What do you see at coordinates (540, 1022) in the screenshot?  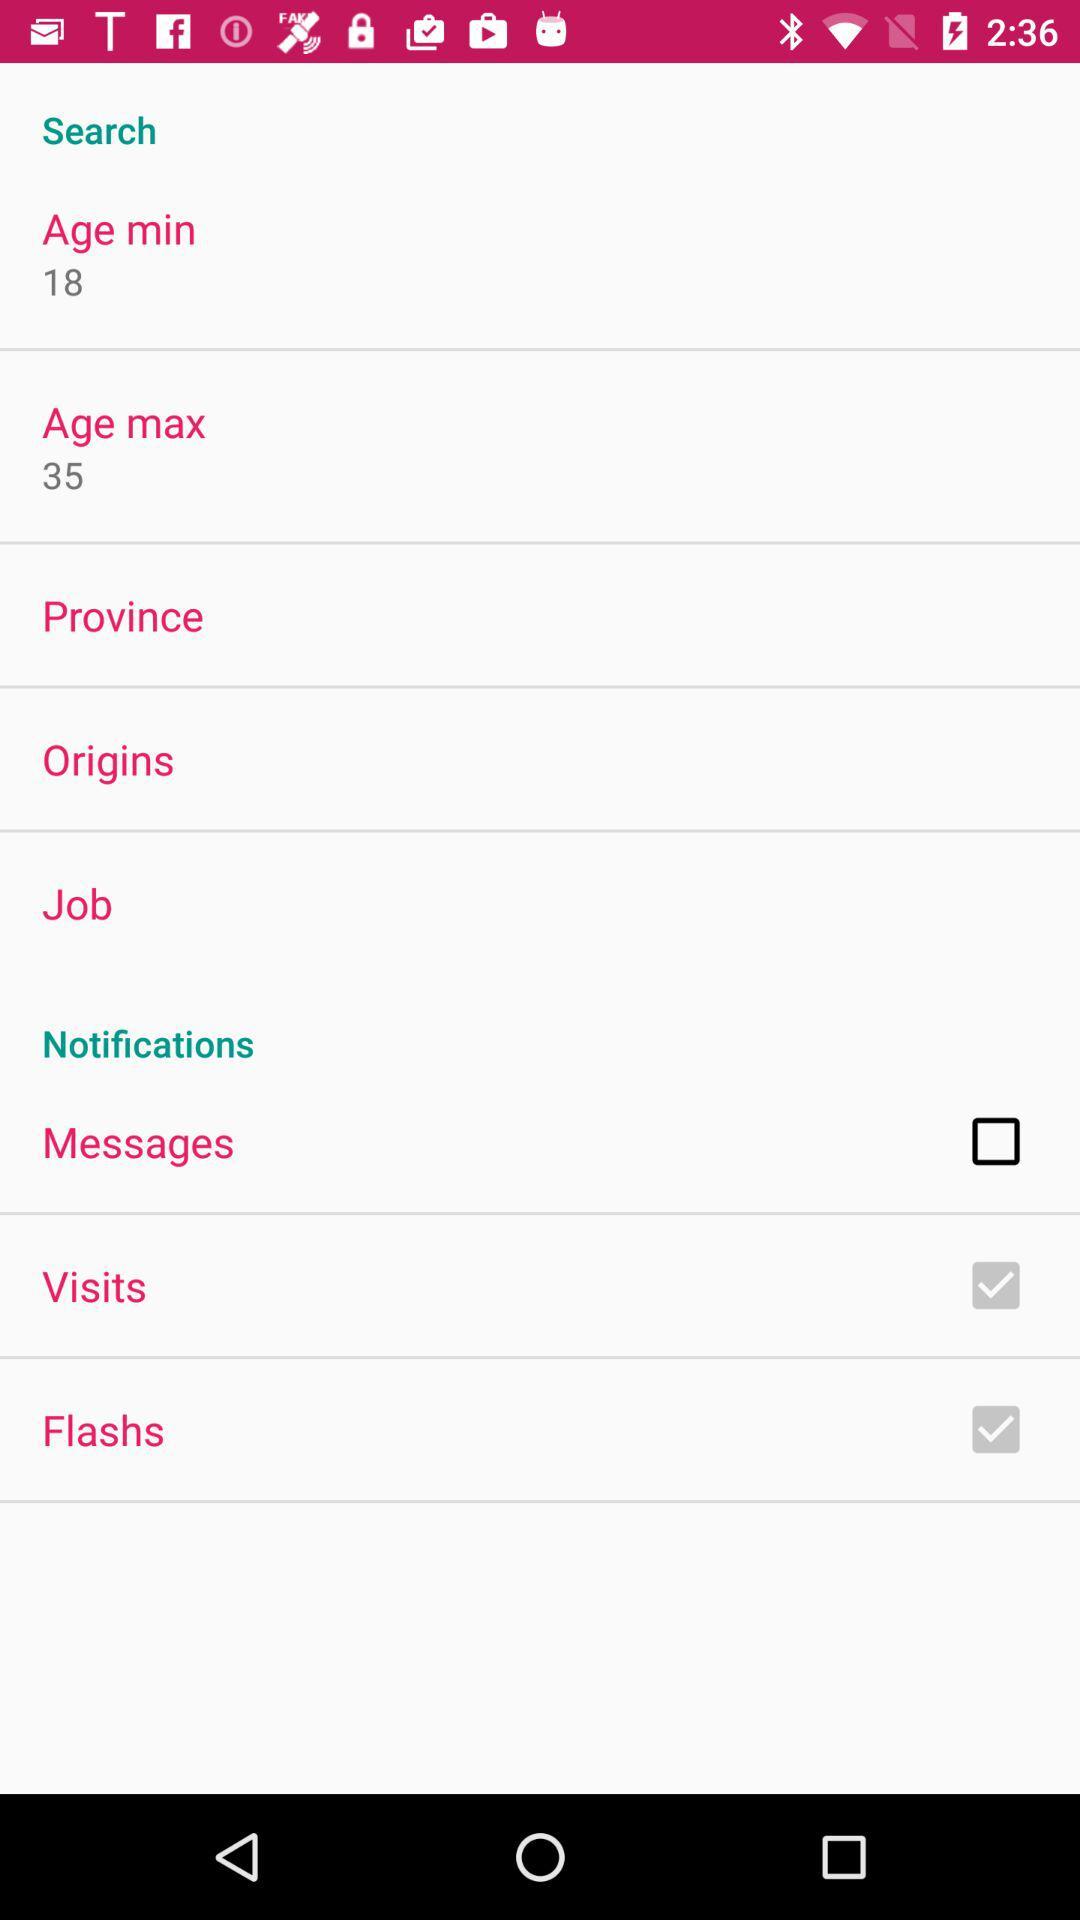 I see `the app below the job icon` at bounding box center [540, 1022].